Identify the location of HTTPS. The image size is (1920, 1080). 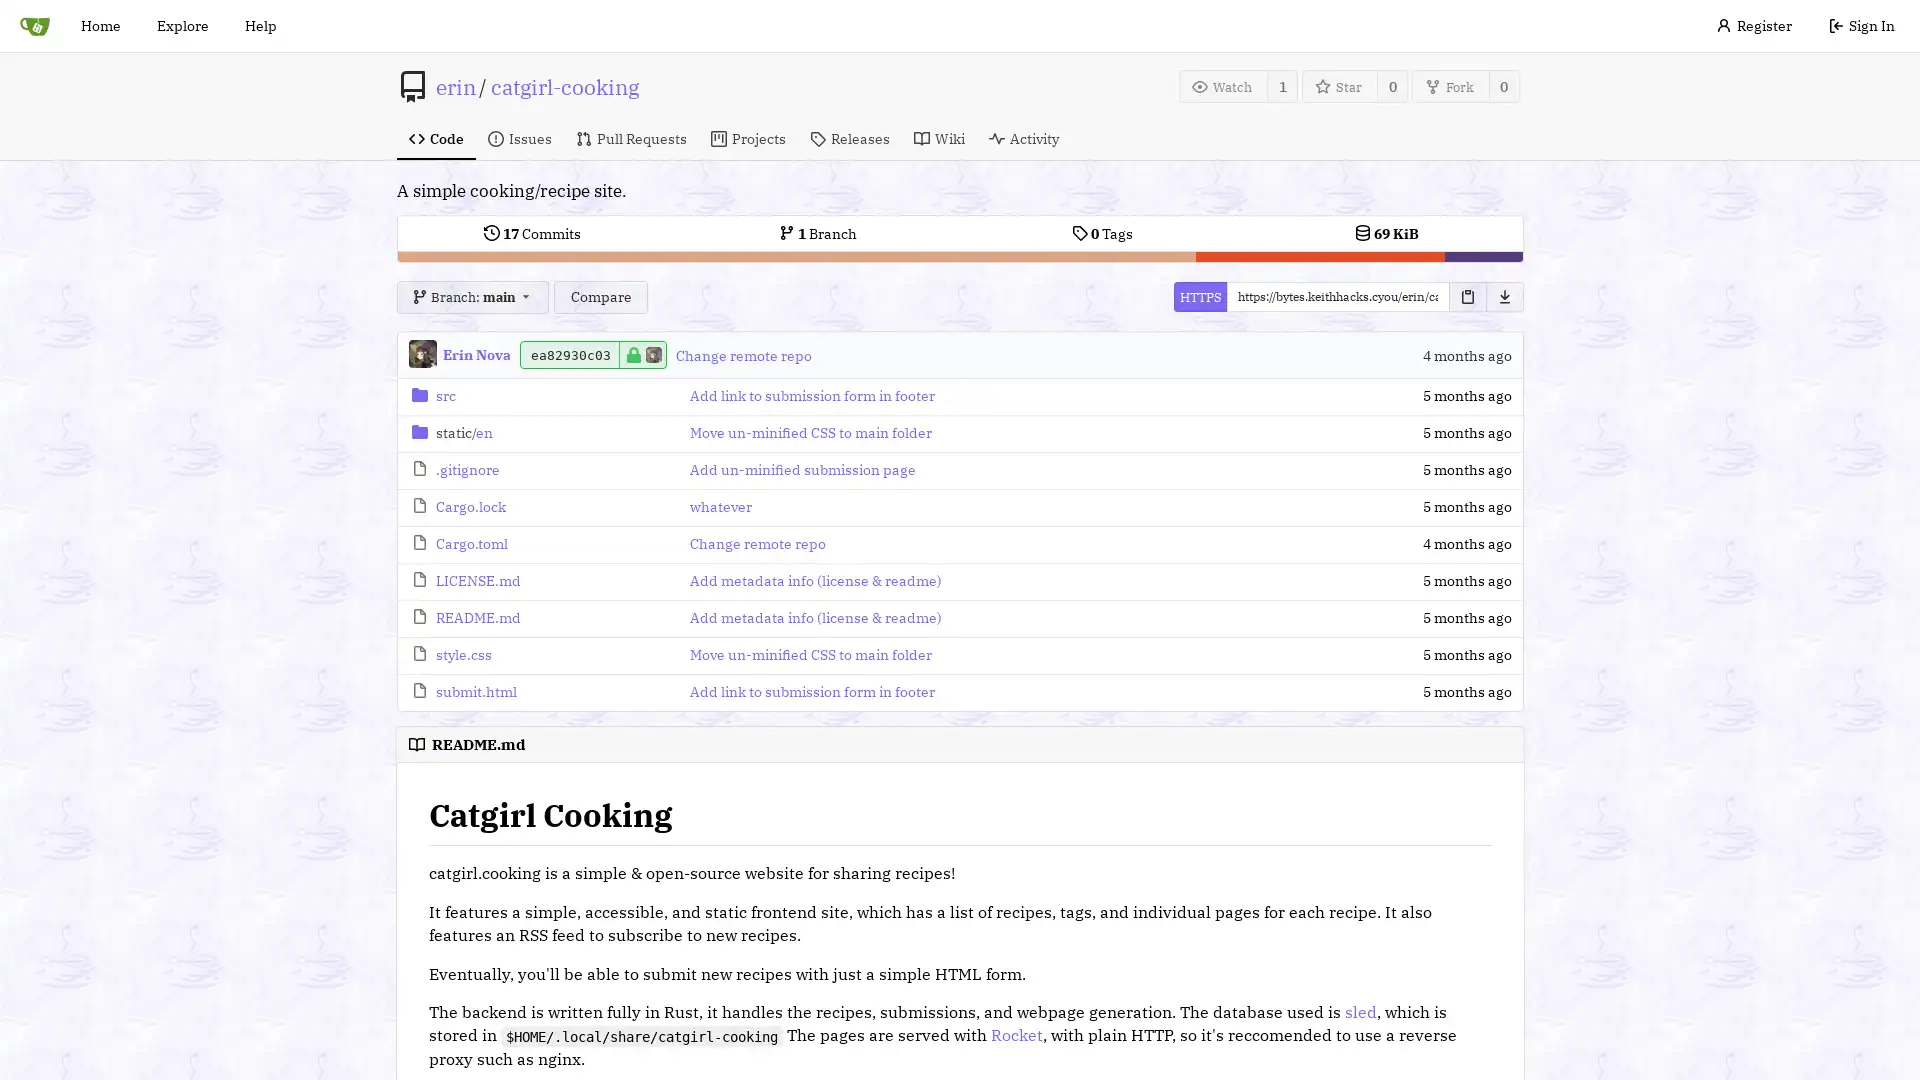
(1199, 297).